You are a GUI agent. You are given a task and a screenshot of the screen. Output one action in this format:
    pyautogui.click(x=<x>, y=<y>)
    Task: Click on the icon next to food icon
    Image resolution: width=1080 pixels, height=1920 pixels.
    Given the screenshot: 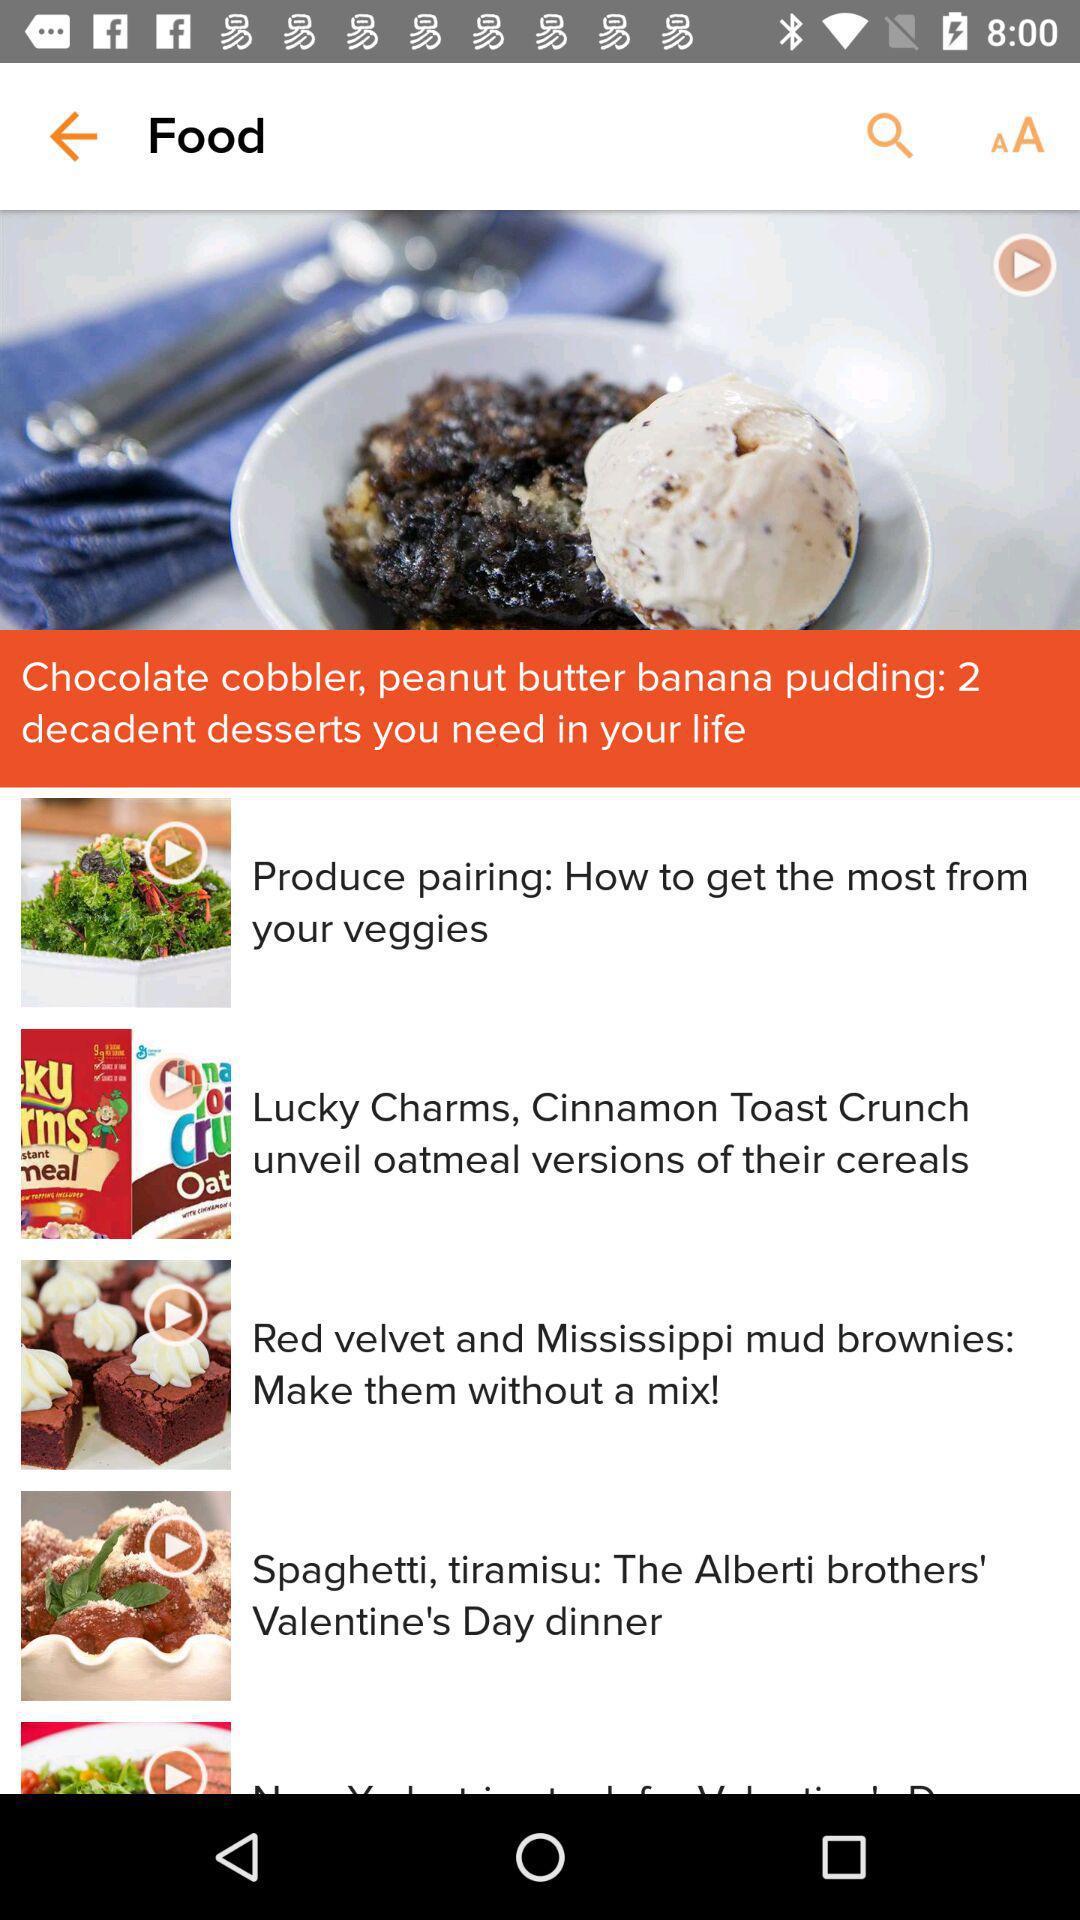 What is the action you would take?
    pyautogui.click(x=72, y=135)
    